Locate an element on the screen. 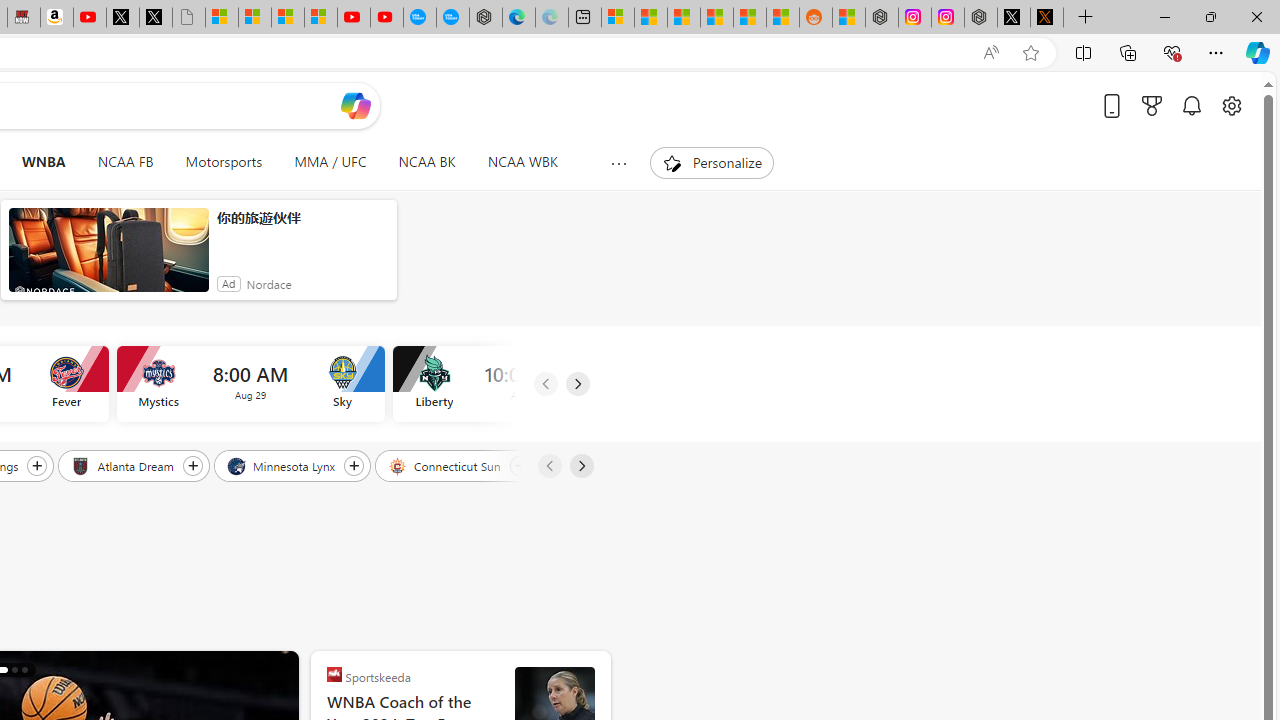  'Motorsports' is located at coordinates (224, 162).